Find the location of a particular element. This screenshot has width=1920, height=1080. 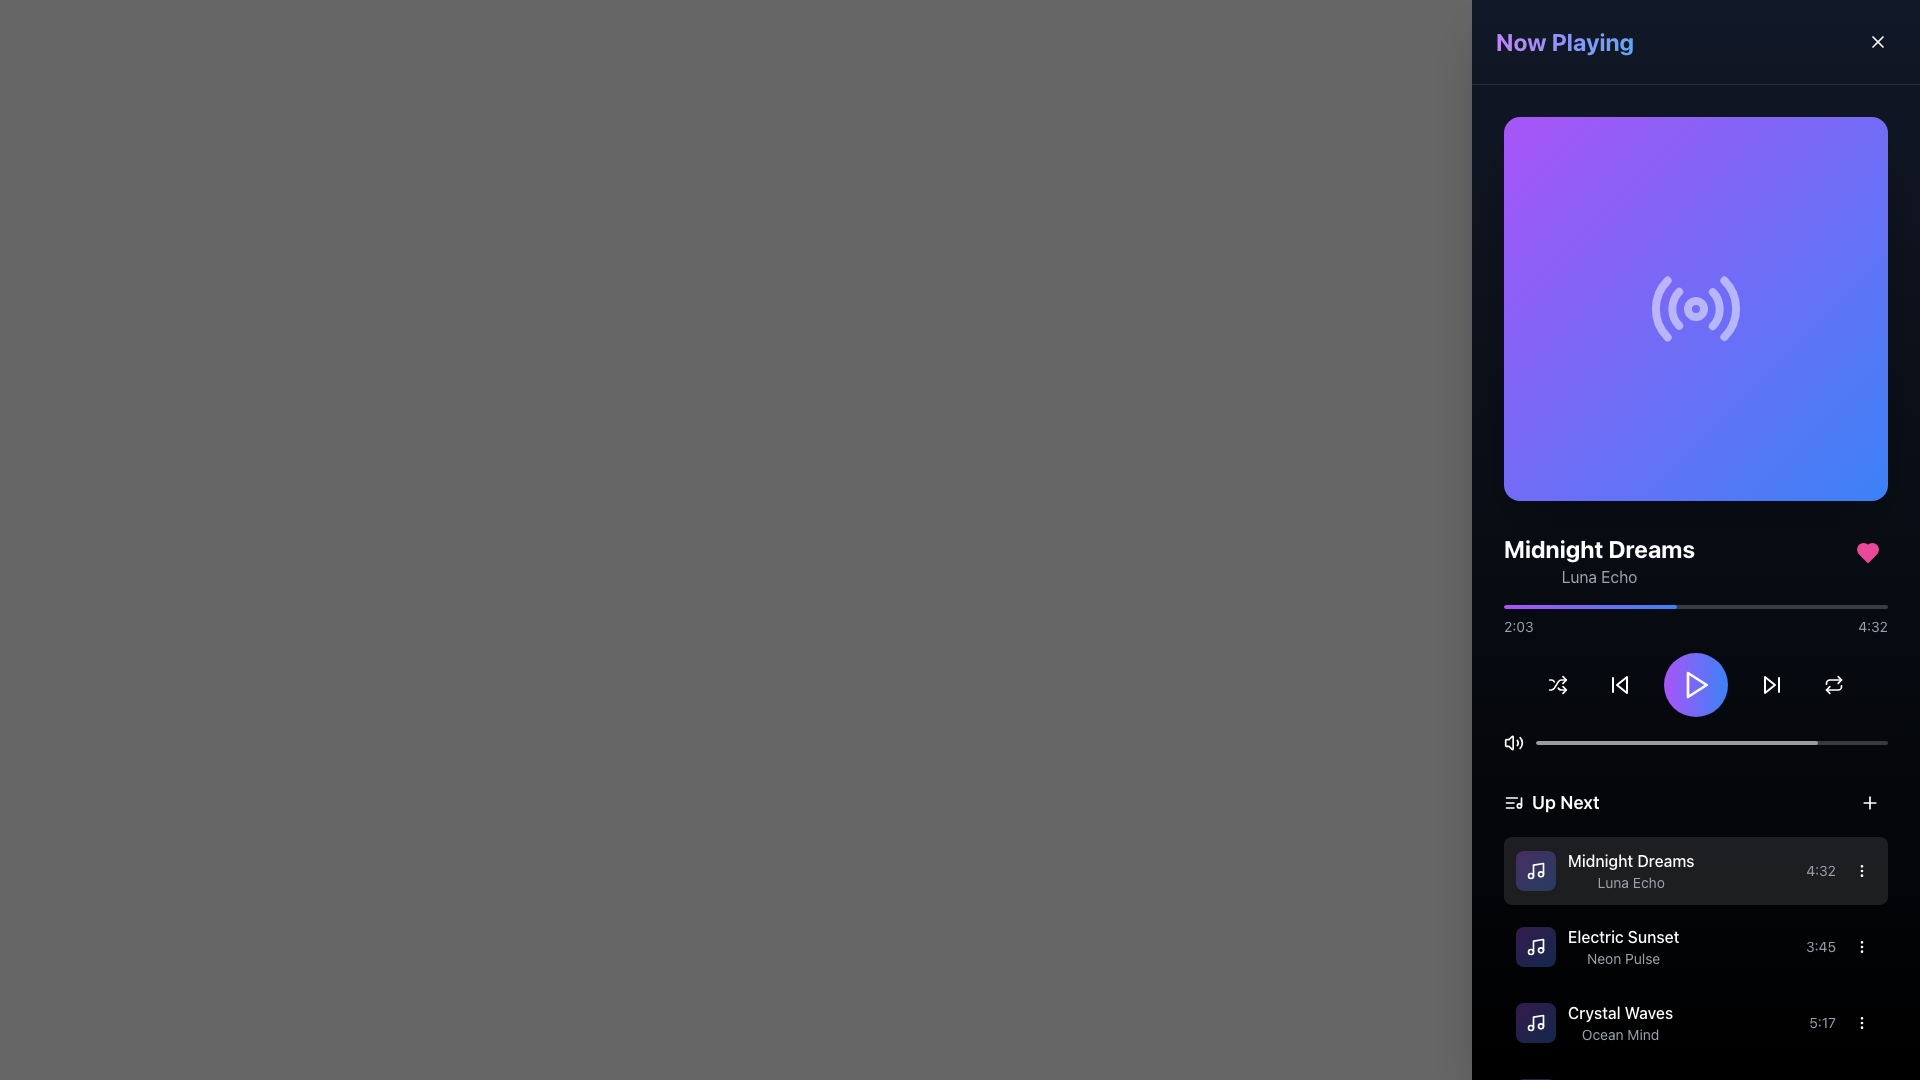

the close button located in the top-right corner of the 'Now Playing' header bar to change its style is located at coordinates (1876, 42).